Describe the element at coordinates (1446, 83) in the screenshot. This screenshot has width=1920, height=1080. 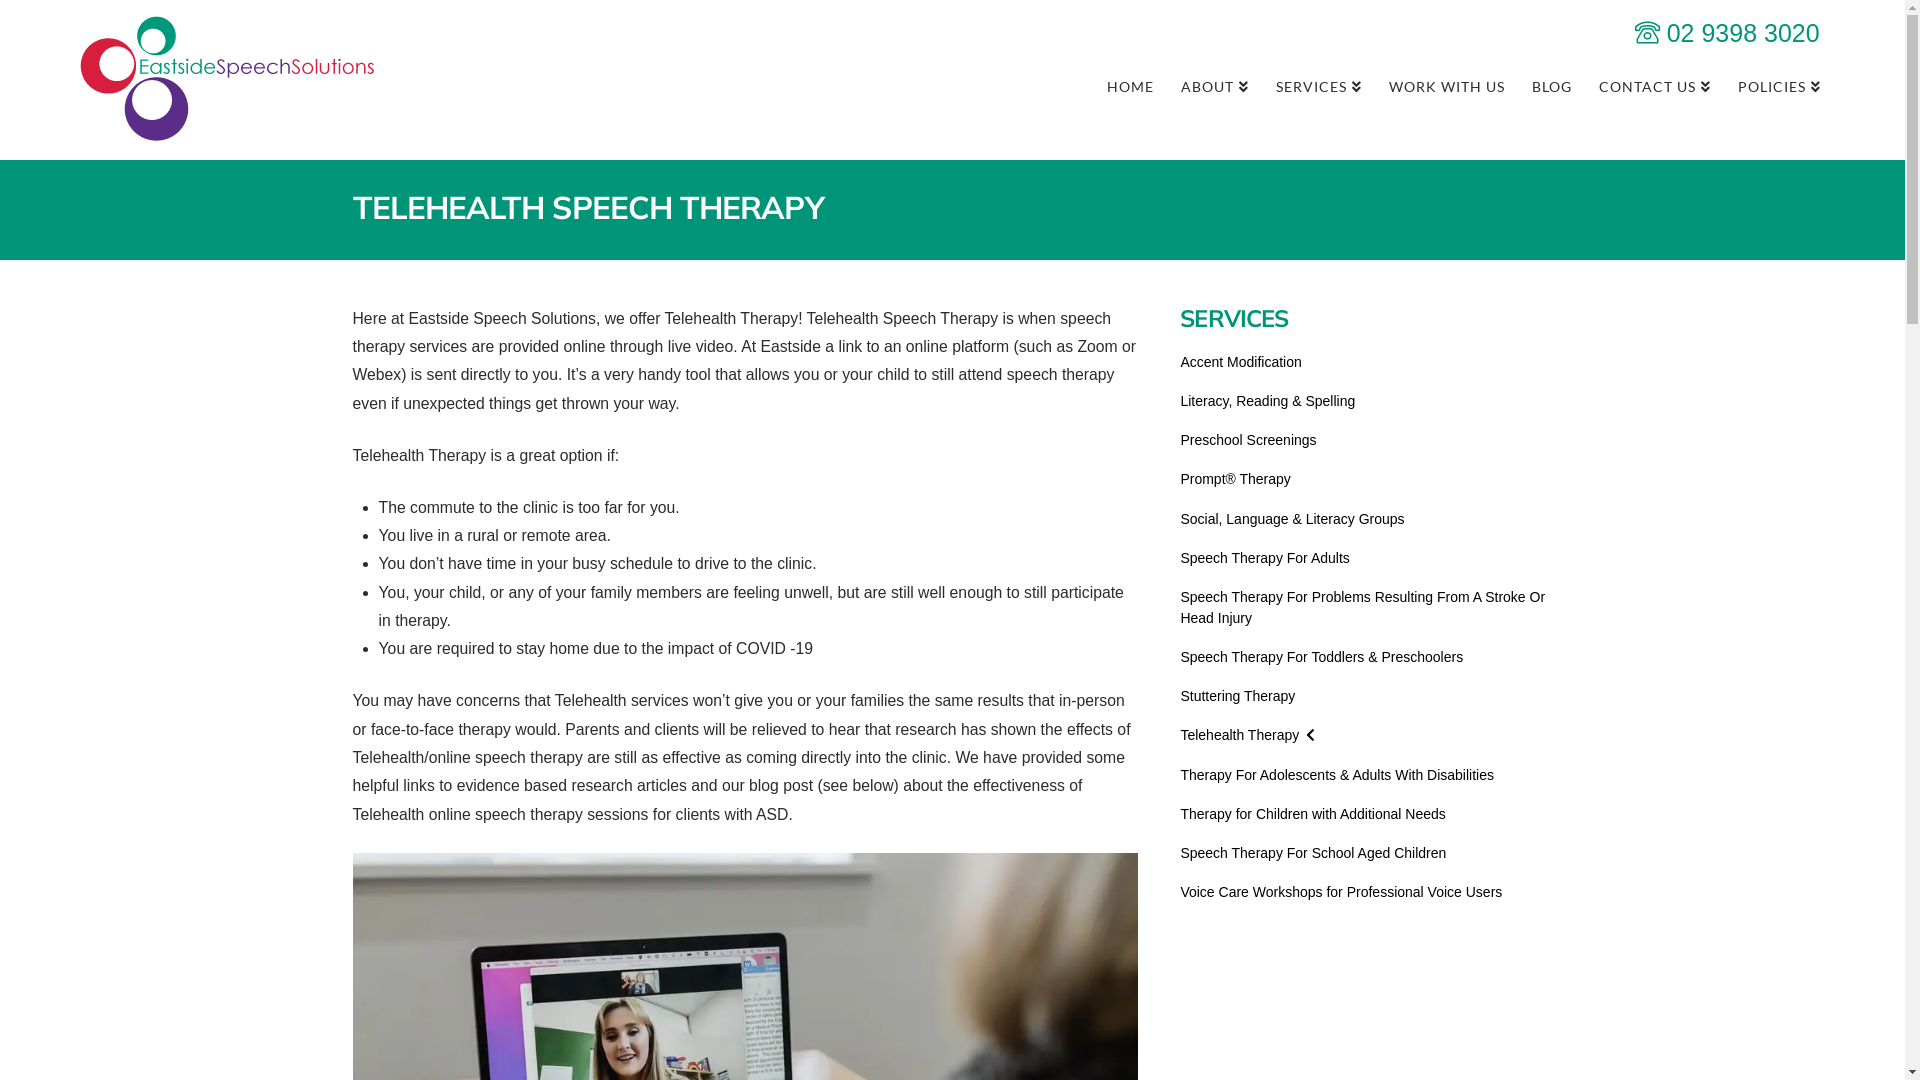
I see `'WORK WITH US'` at that location.